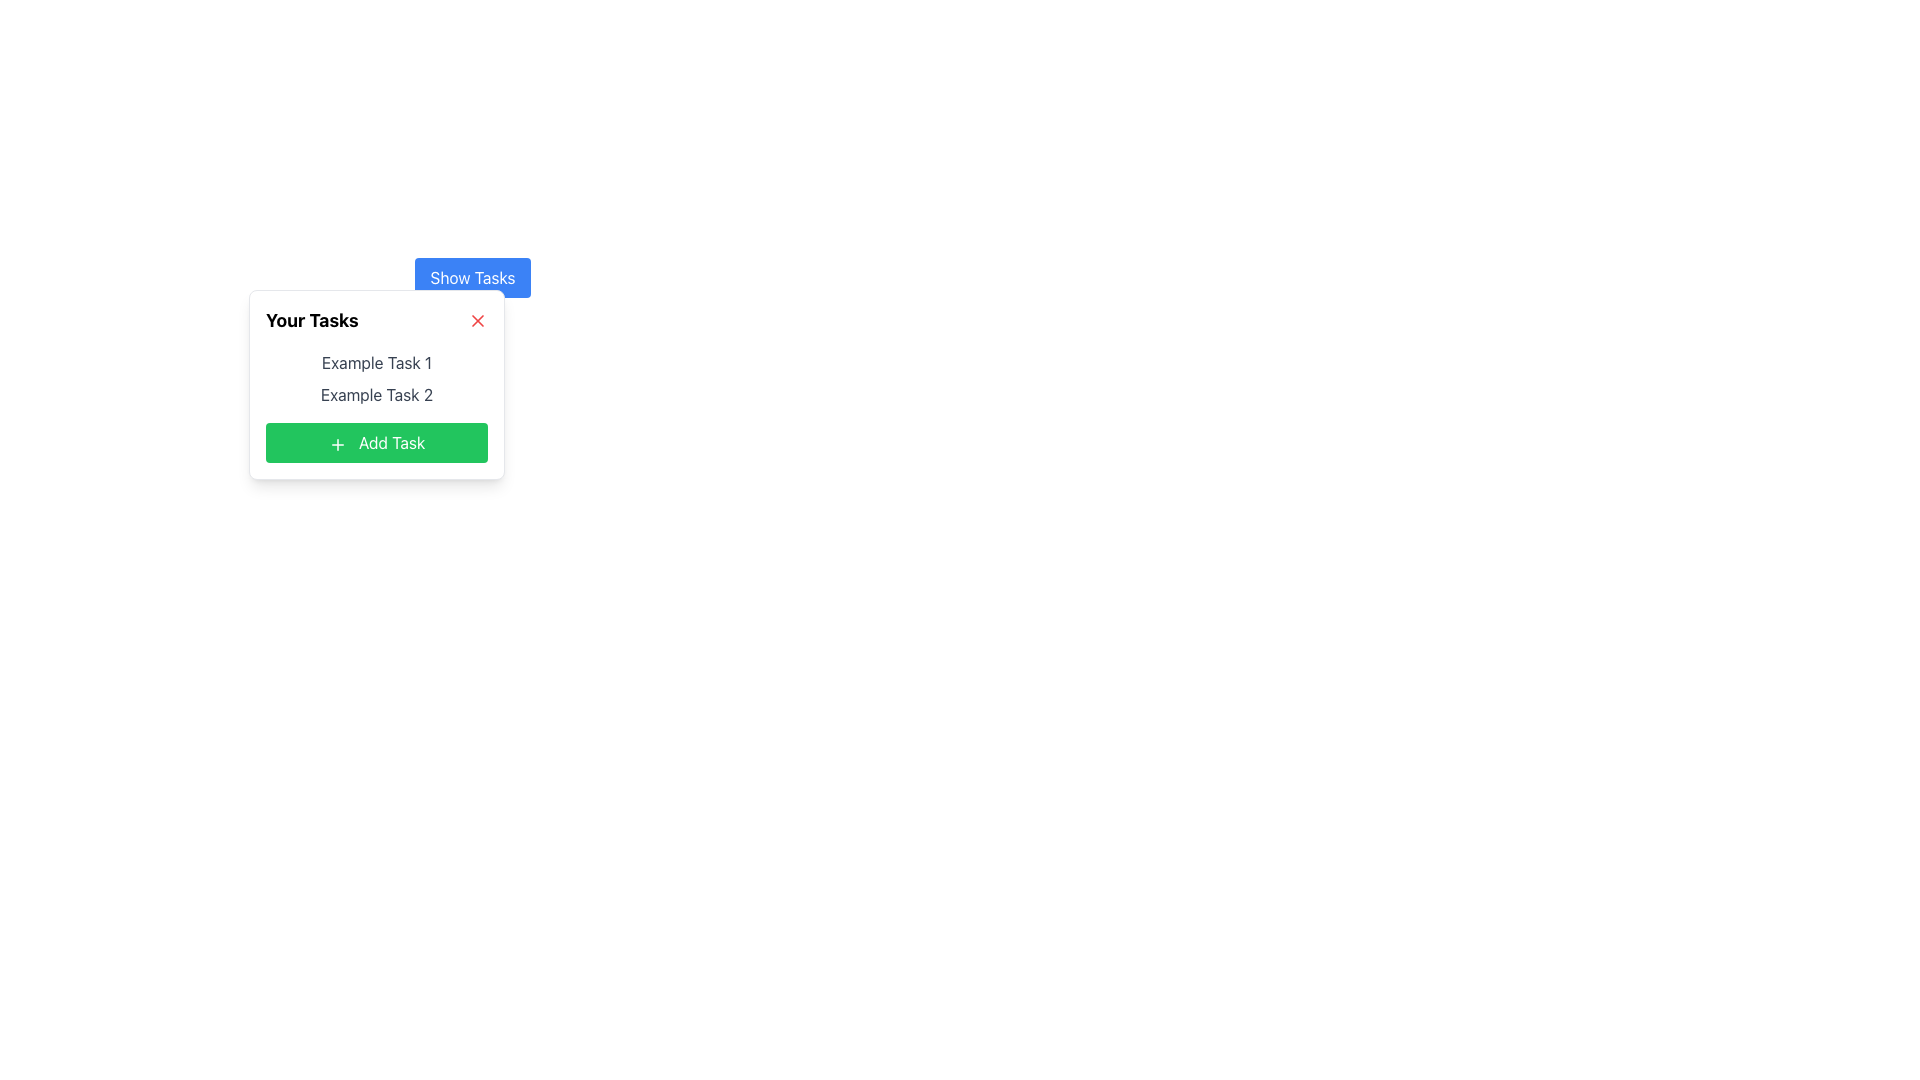 The image size is (1920, 1080). What do you see at coordinates (477, 319) in the screenshot?
I see `the Close button icon located in the top-right corner of the task panel` at bounding box center [477, 319].